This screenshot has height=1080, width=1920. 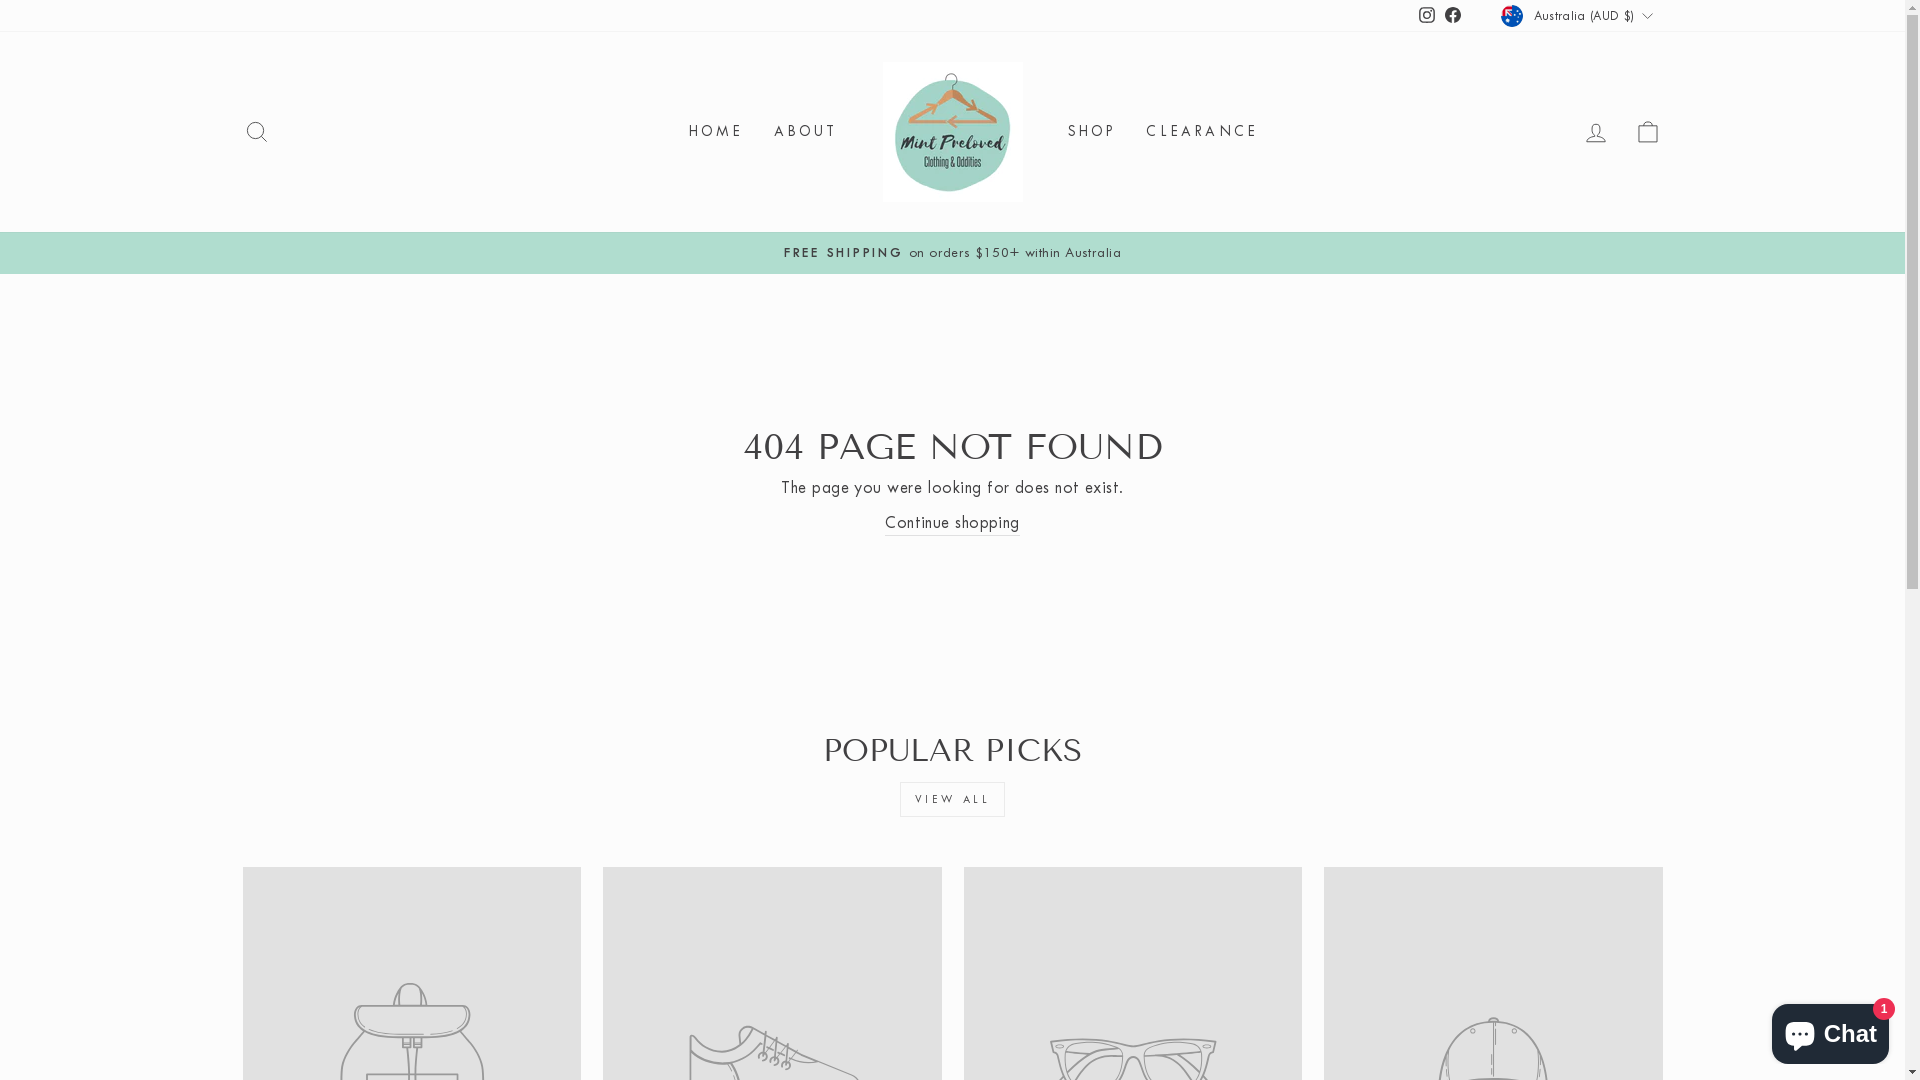 What do you see at coordinates (1568, 132) in the screenshot?
I see `'LOG IN'` at bounding box center [1568, 132].